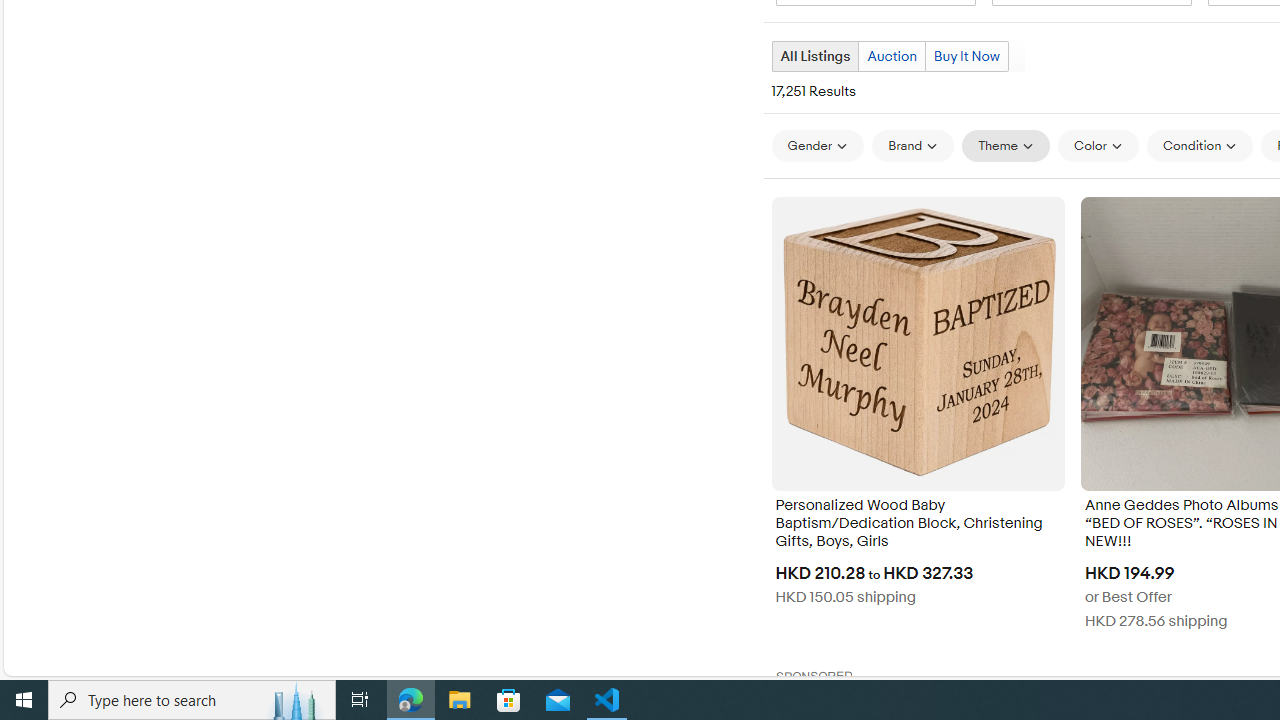 This screenshot has width=1280, height=720. I want to click on 'Color', so click(1097, 144).